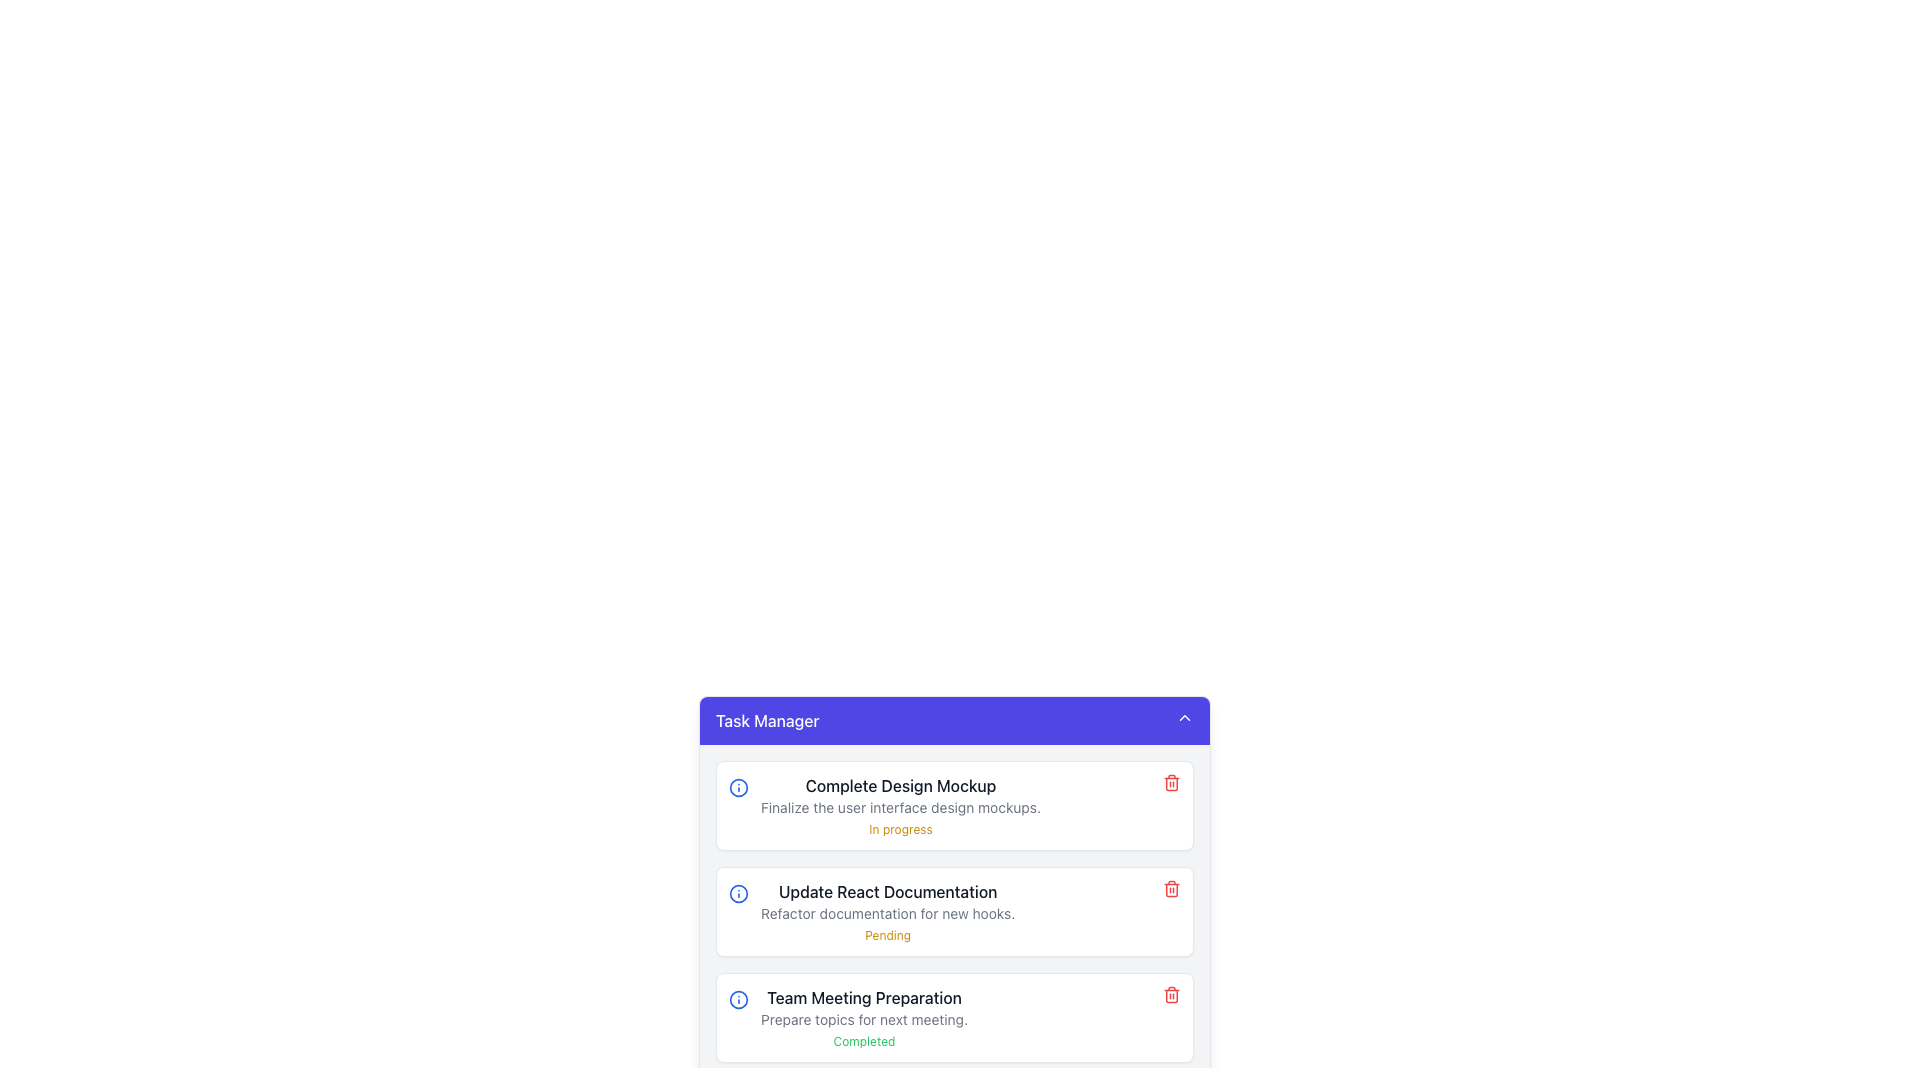  Describe the element at coordinates (900, 785) in the screenshot. I see `the task title label located above the text 'Finalize the user interface design mockups' in the task management interface` at that location.